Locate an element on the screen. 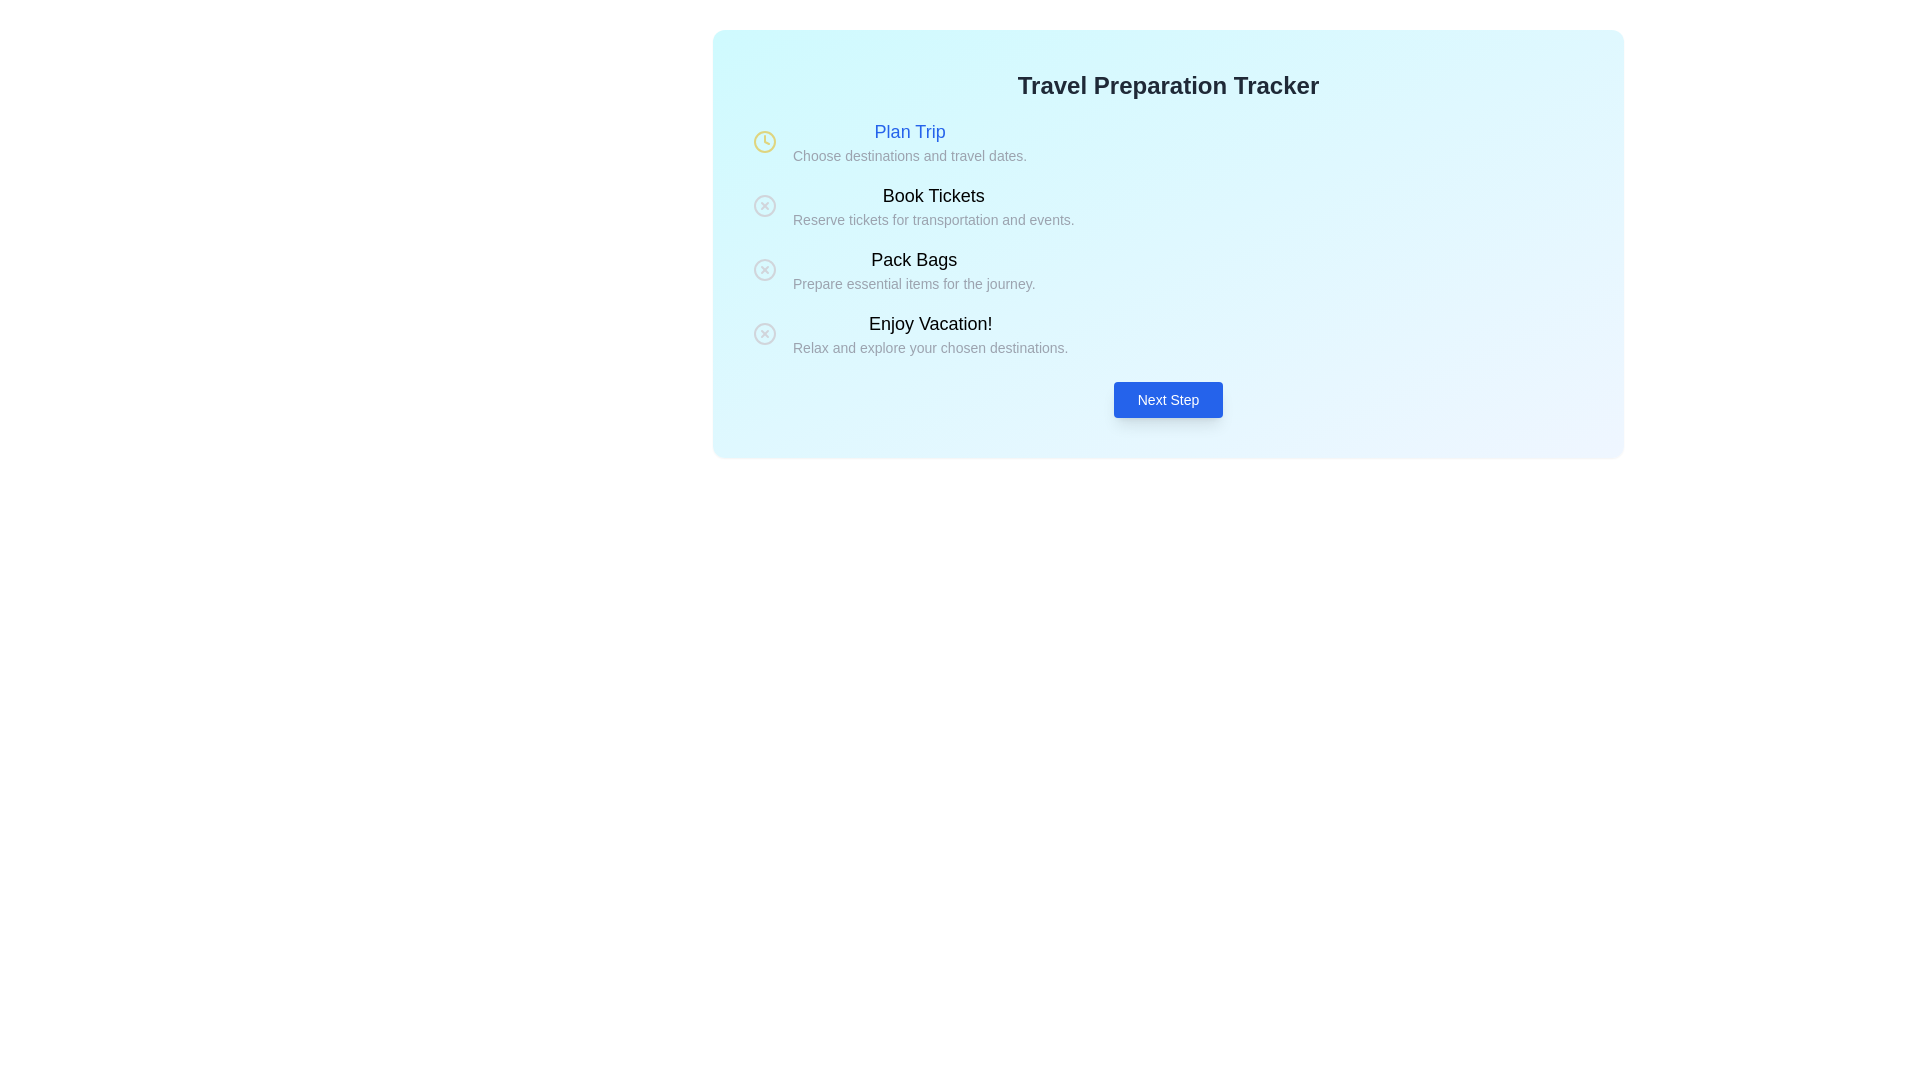 The height and width of the screenshot is (1080, 1920). the 'Pack Bags' text header, which is centrally aligned and rendered in a bold, black font, located in the third step of a vertical list of steps is located at coordinates (913, 258).